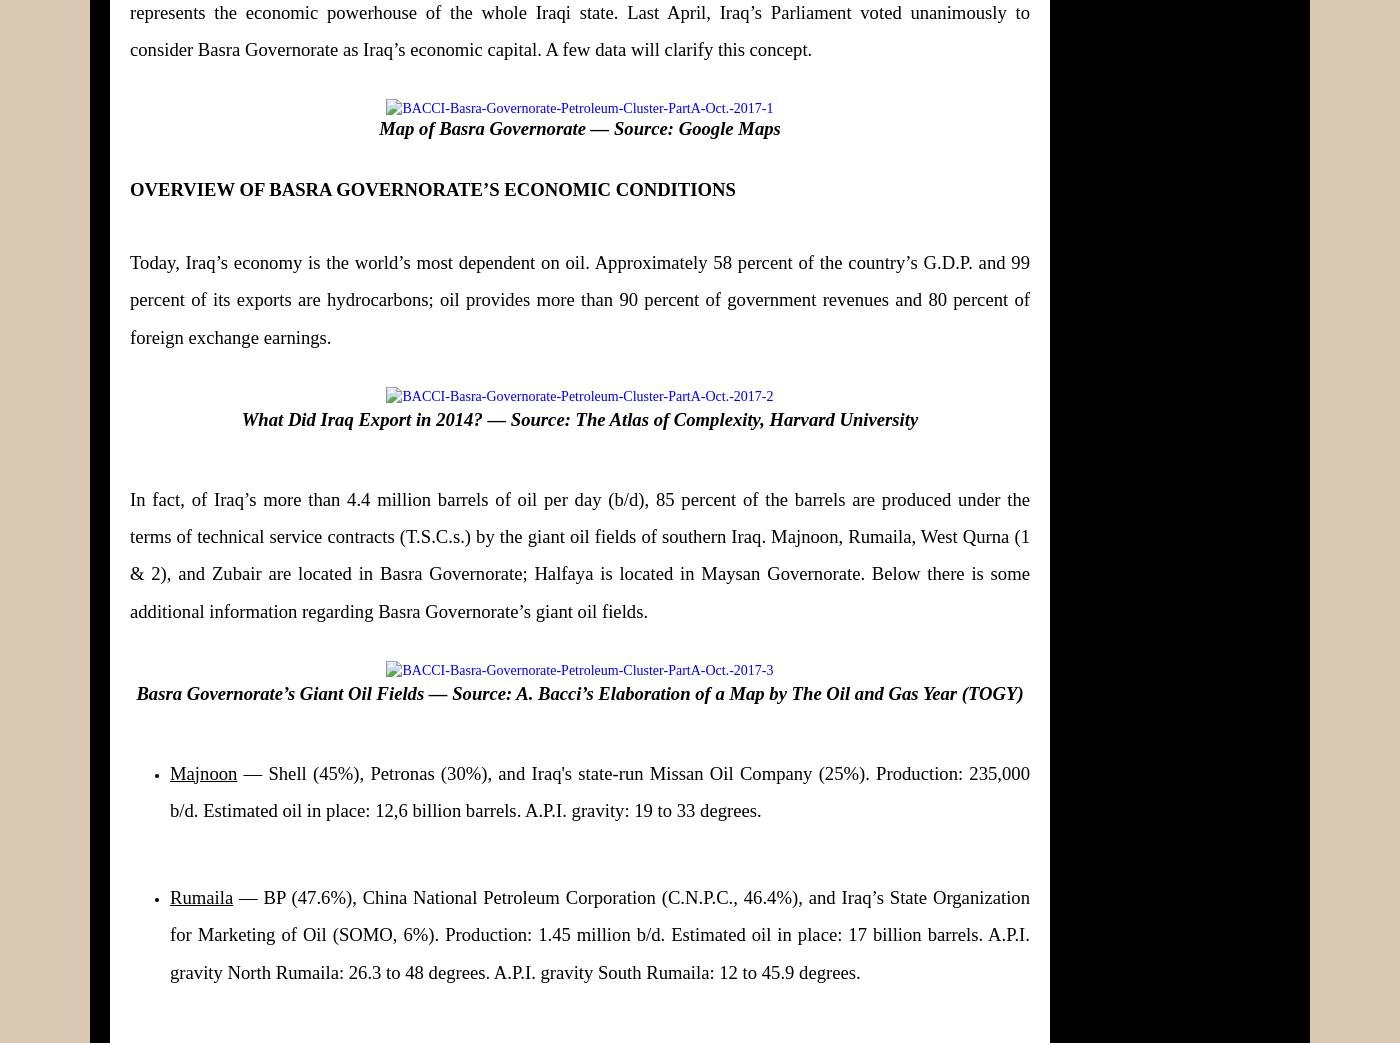  Describe the element at coordinates (579, 127) in the screenshot. I see `'Map of Basra Governorate — Source: Google Maps'` at that location.